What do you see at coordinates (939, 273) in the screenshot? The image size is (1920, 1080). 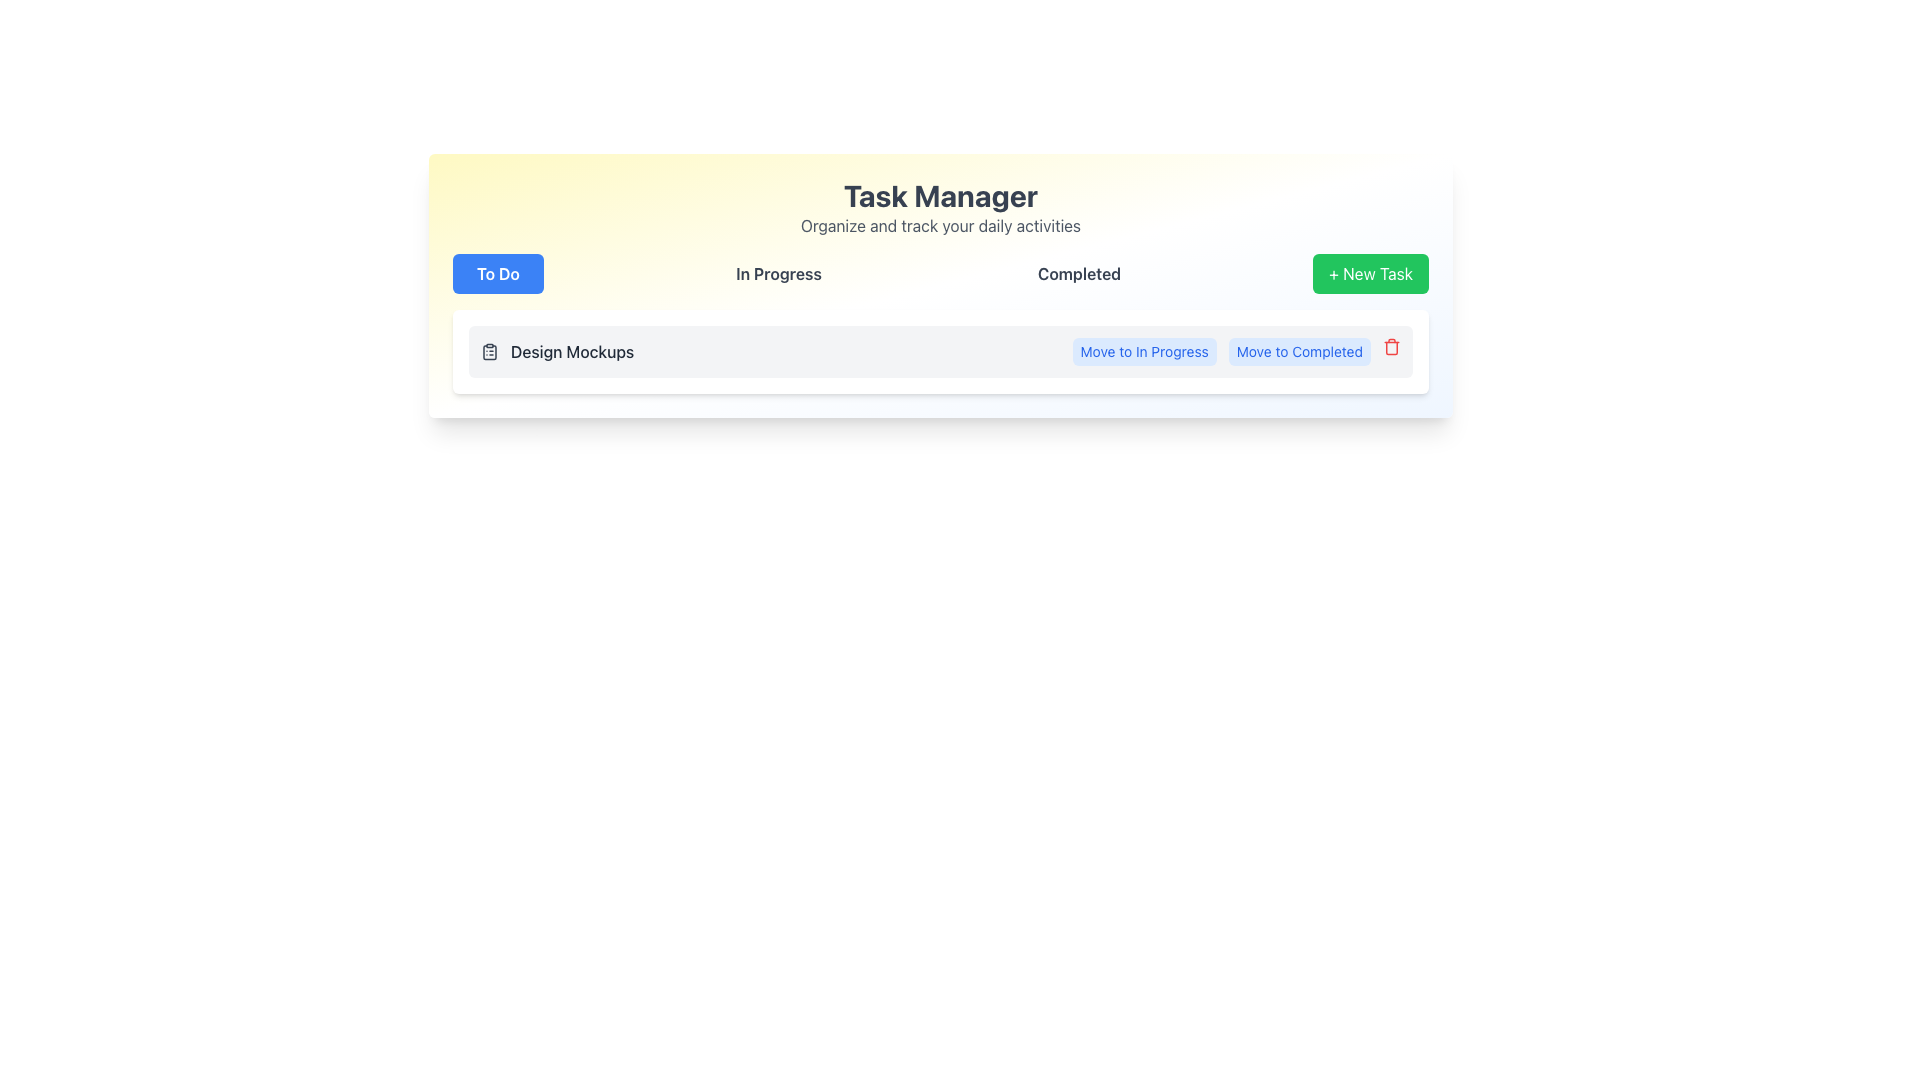 I see `any button in the task management navigation bar` at bounding box center [939, 273].